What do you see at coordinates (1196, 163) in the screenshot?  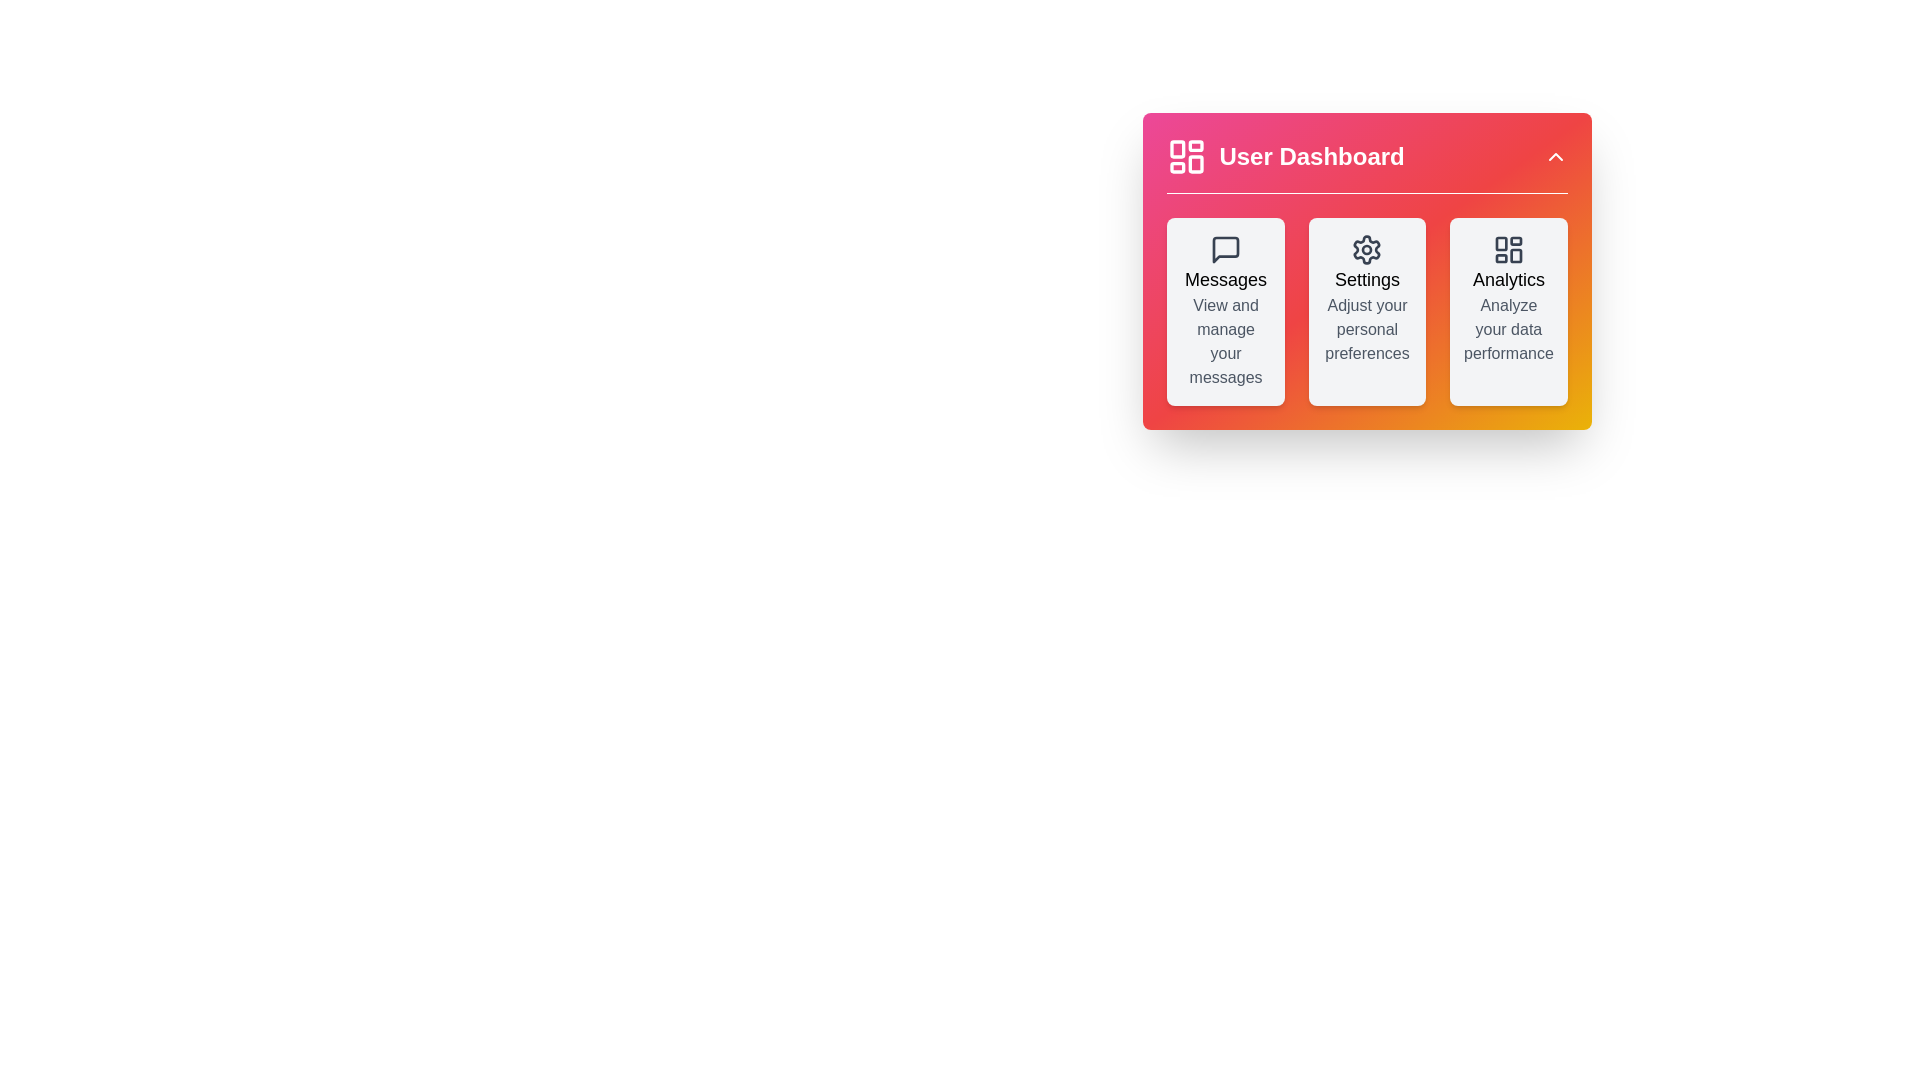 I see `the decorative graphical element located at the bottom-right corner of the grid in the top-left section of the User Dashboard panel` at bounding box center [1196, 163].